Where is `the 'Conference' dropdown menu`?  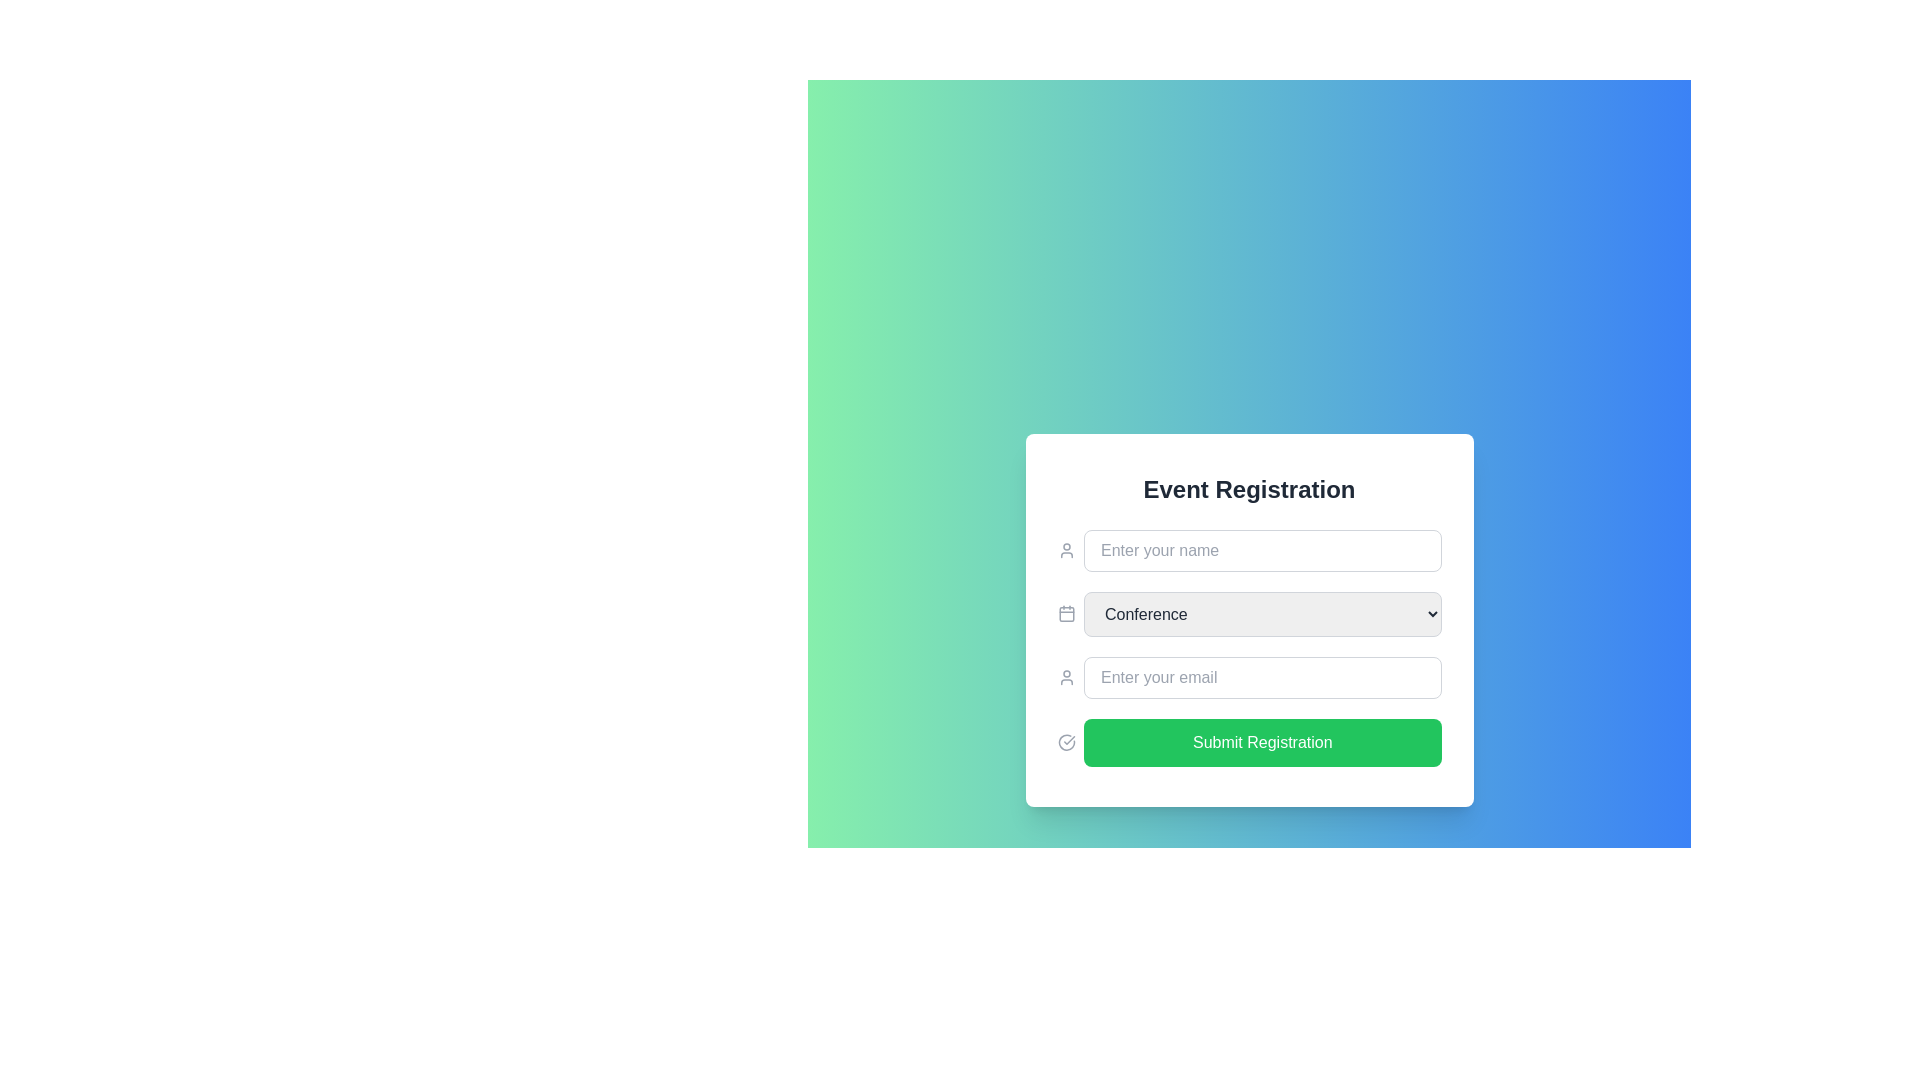
the 'Conference' dropdown menu is located at coordinates (1248, 612).